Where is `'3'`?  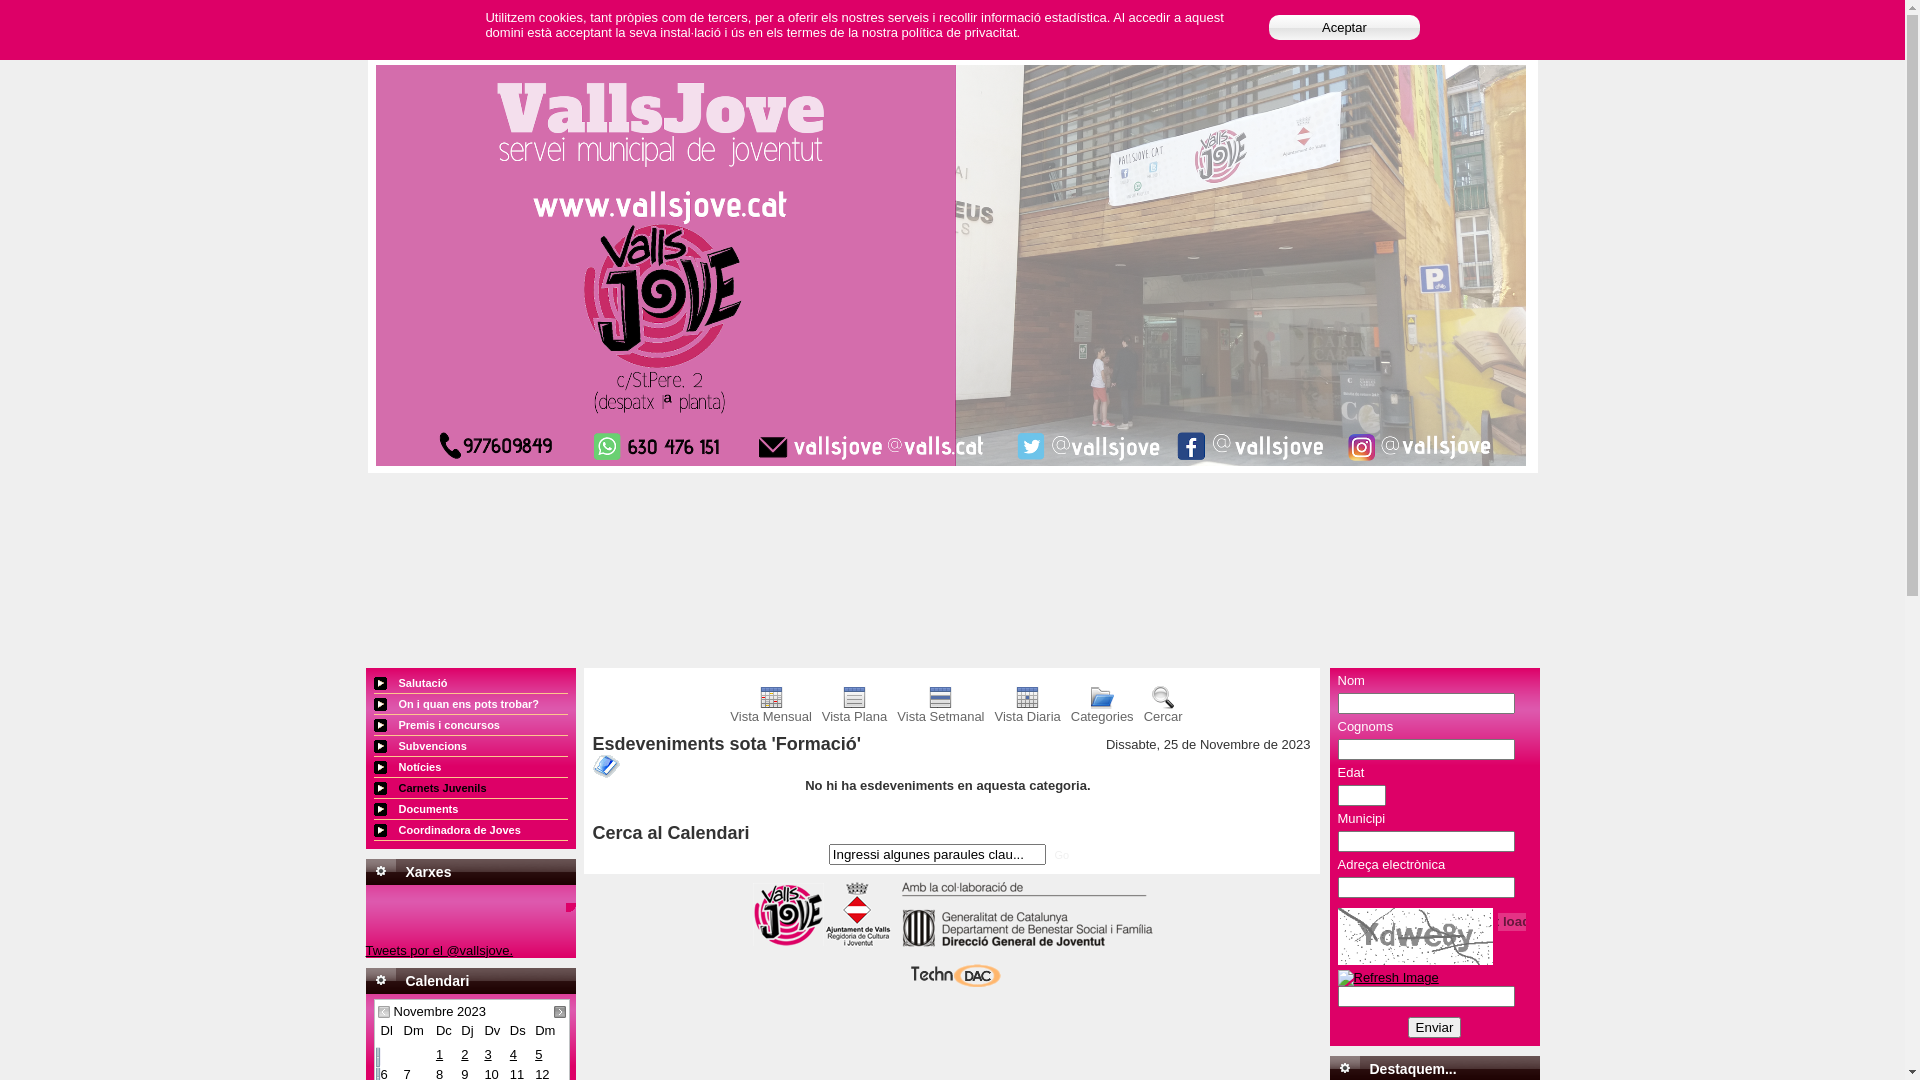
'3' is located at coordinates (487, 1053).